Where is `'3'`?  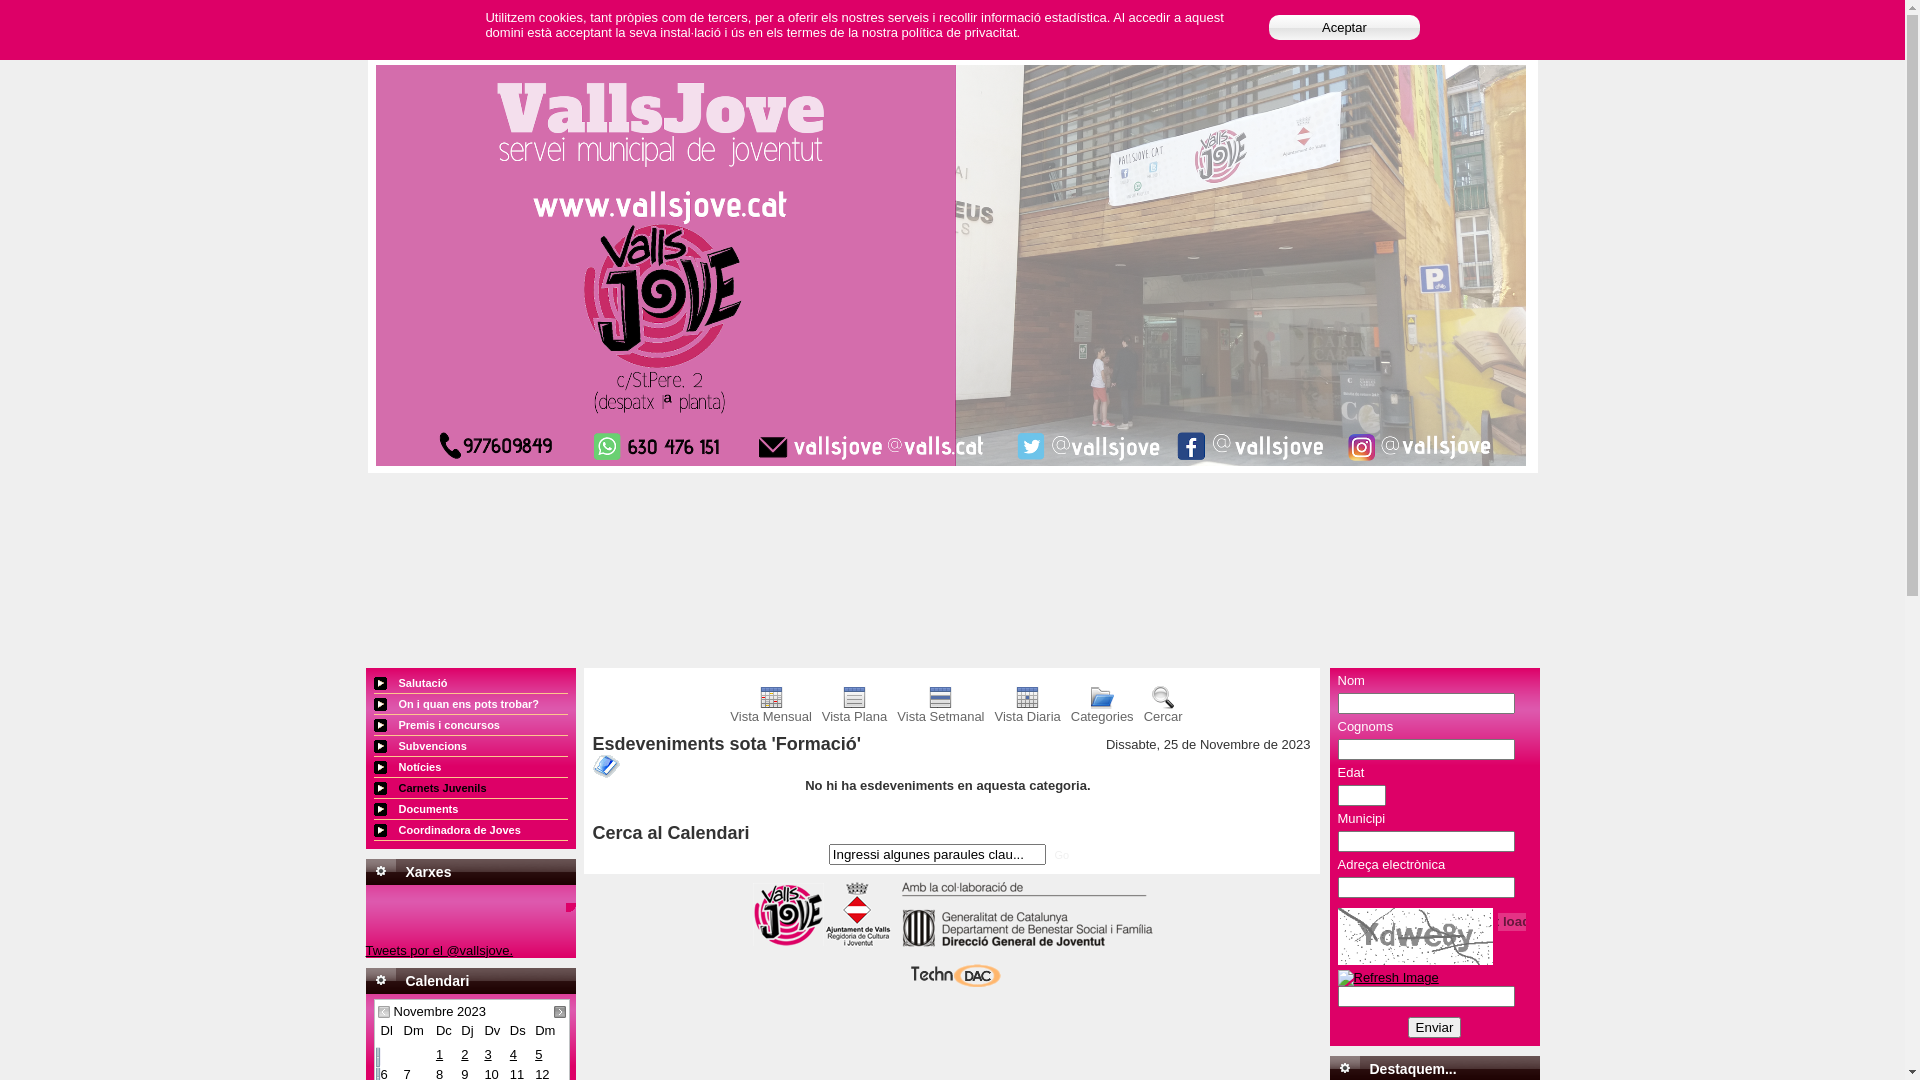
'3' is located at coordinates (487, 1053).